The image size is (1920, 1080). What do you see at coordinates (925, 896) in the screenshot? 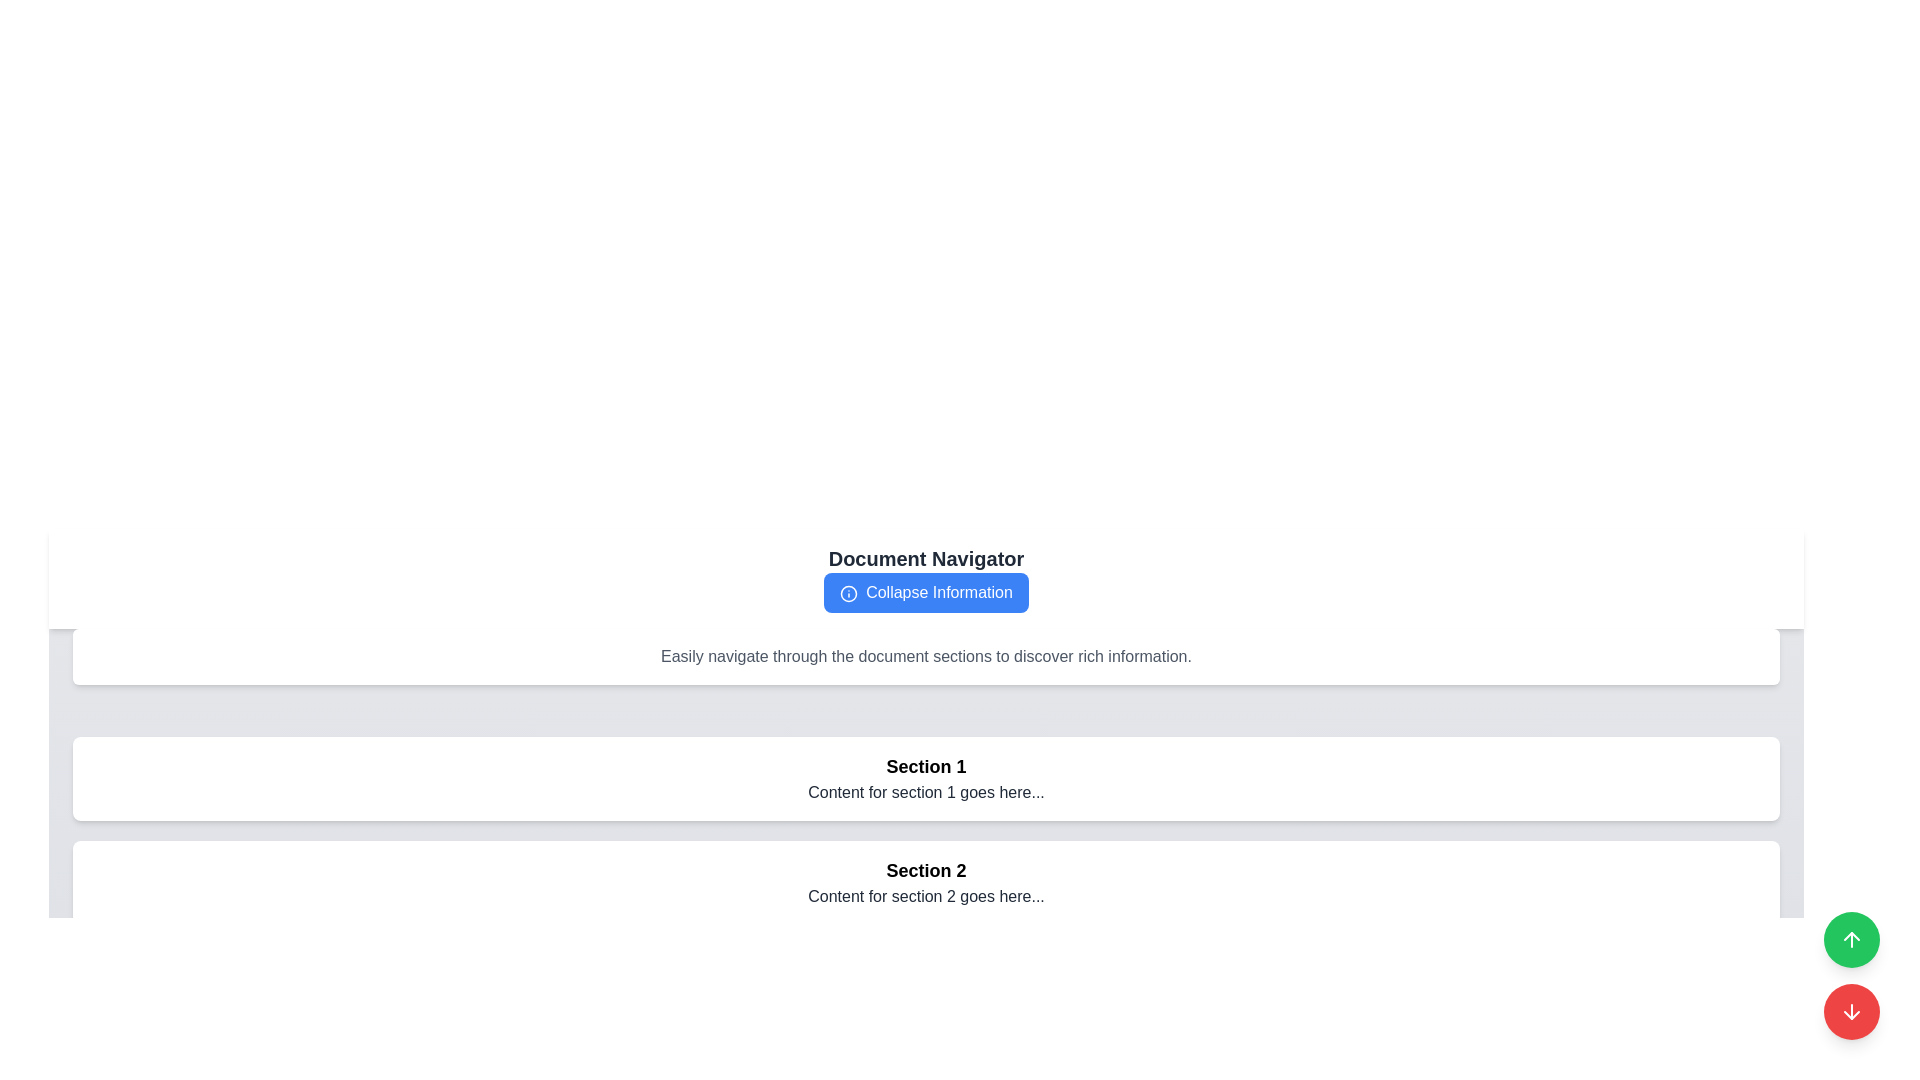
I see `the static text element that displays detailed information, located below the title 'Section 2' in the lower half of the interface` at bounding box center [925, 896].